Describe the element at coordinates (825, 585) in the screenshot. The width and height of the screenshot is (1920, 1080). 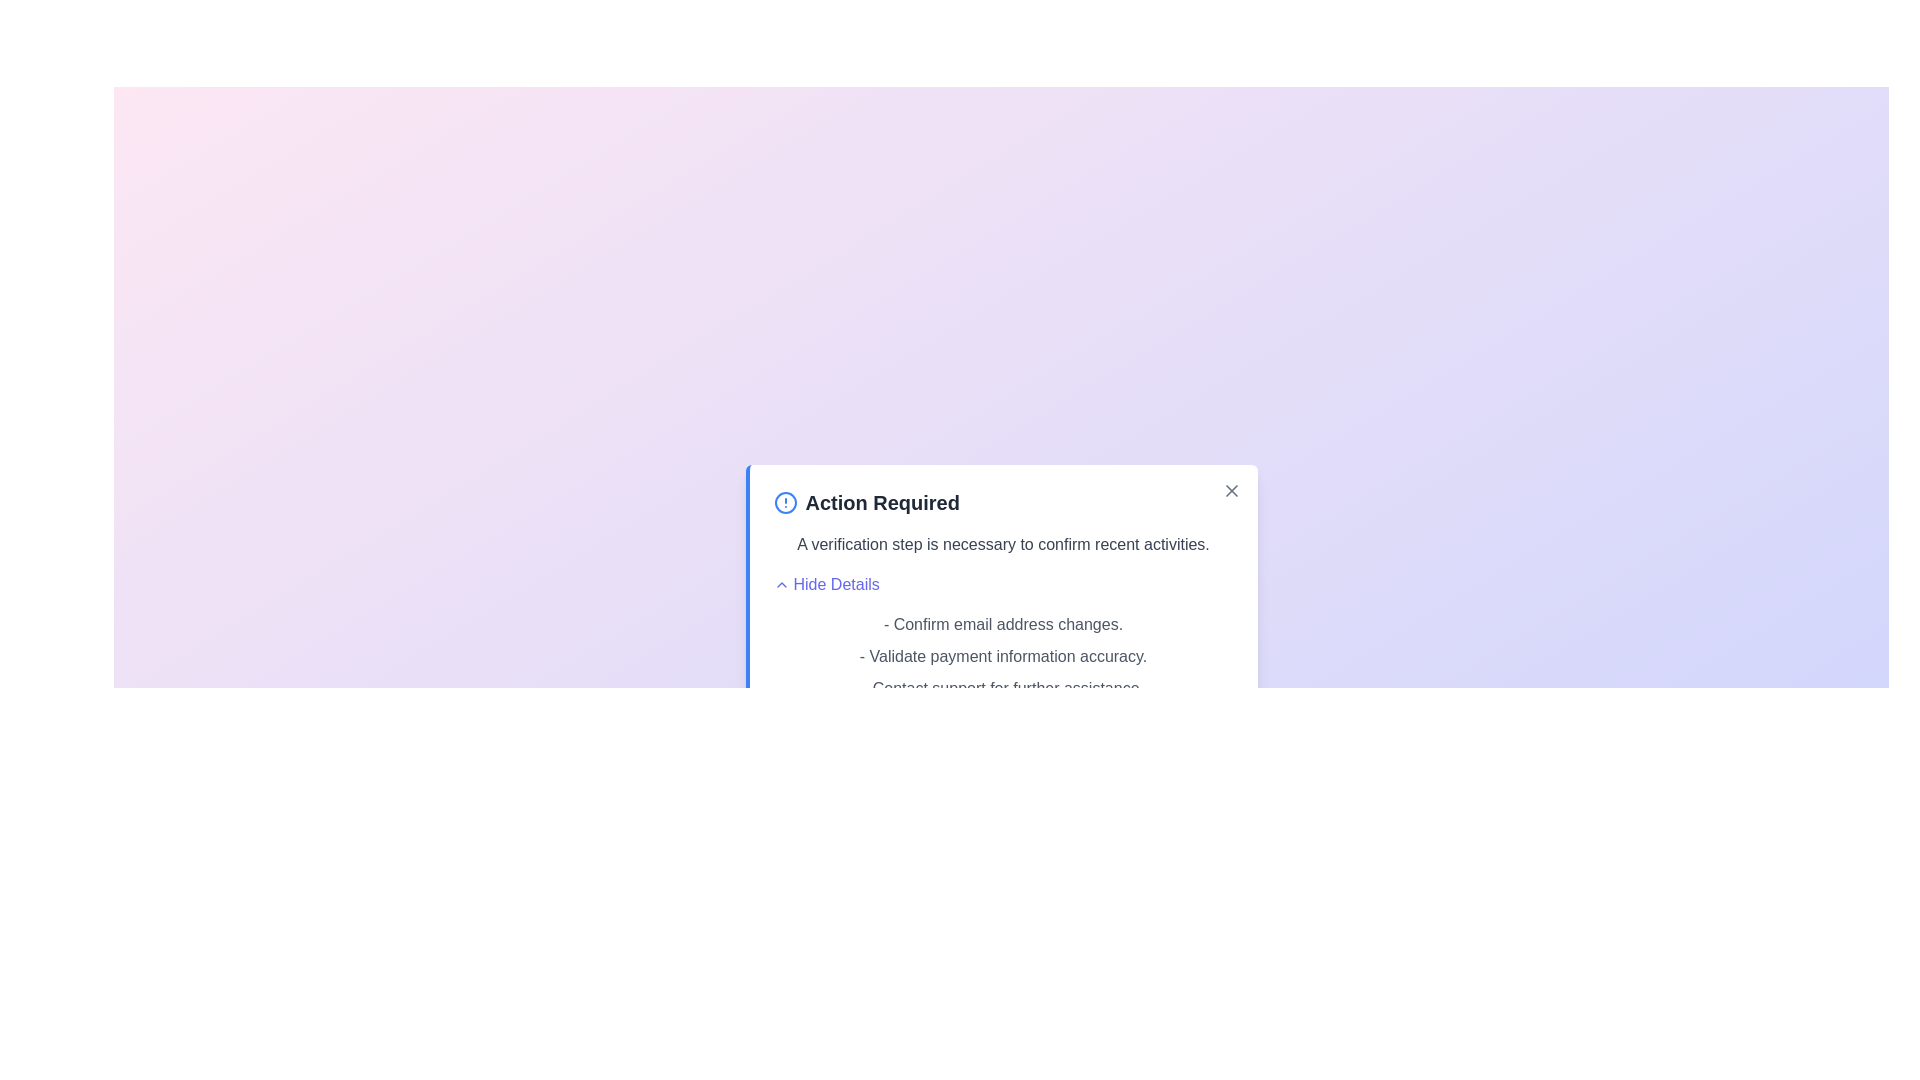
I see `the 'Hide Details' button to toggle the visibility of additional details` at that location.